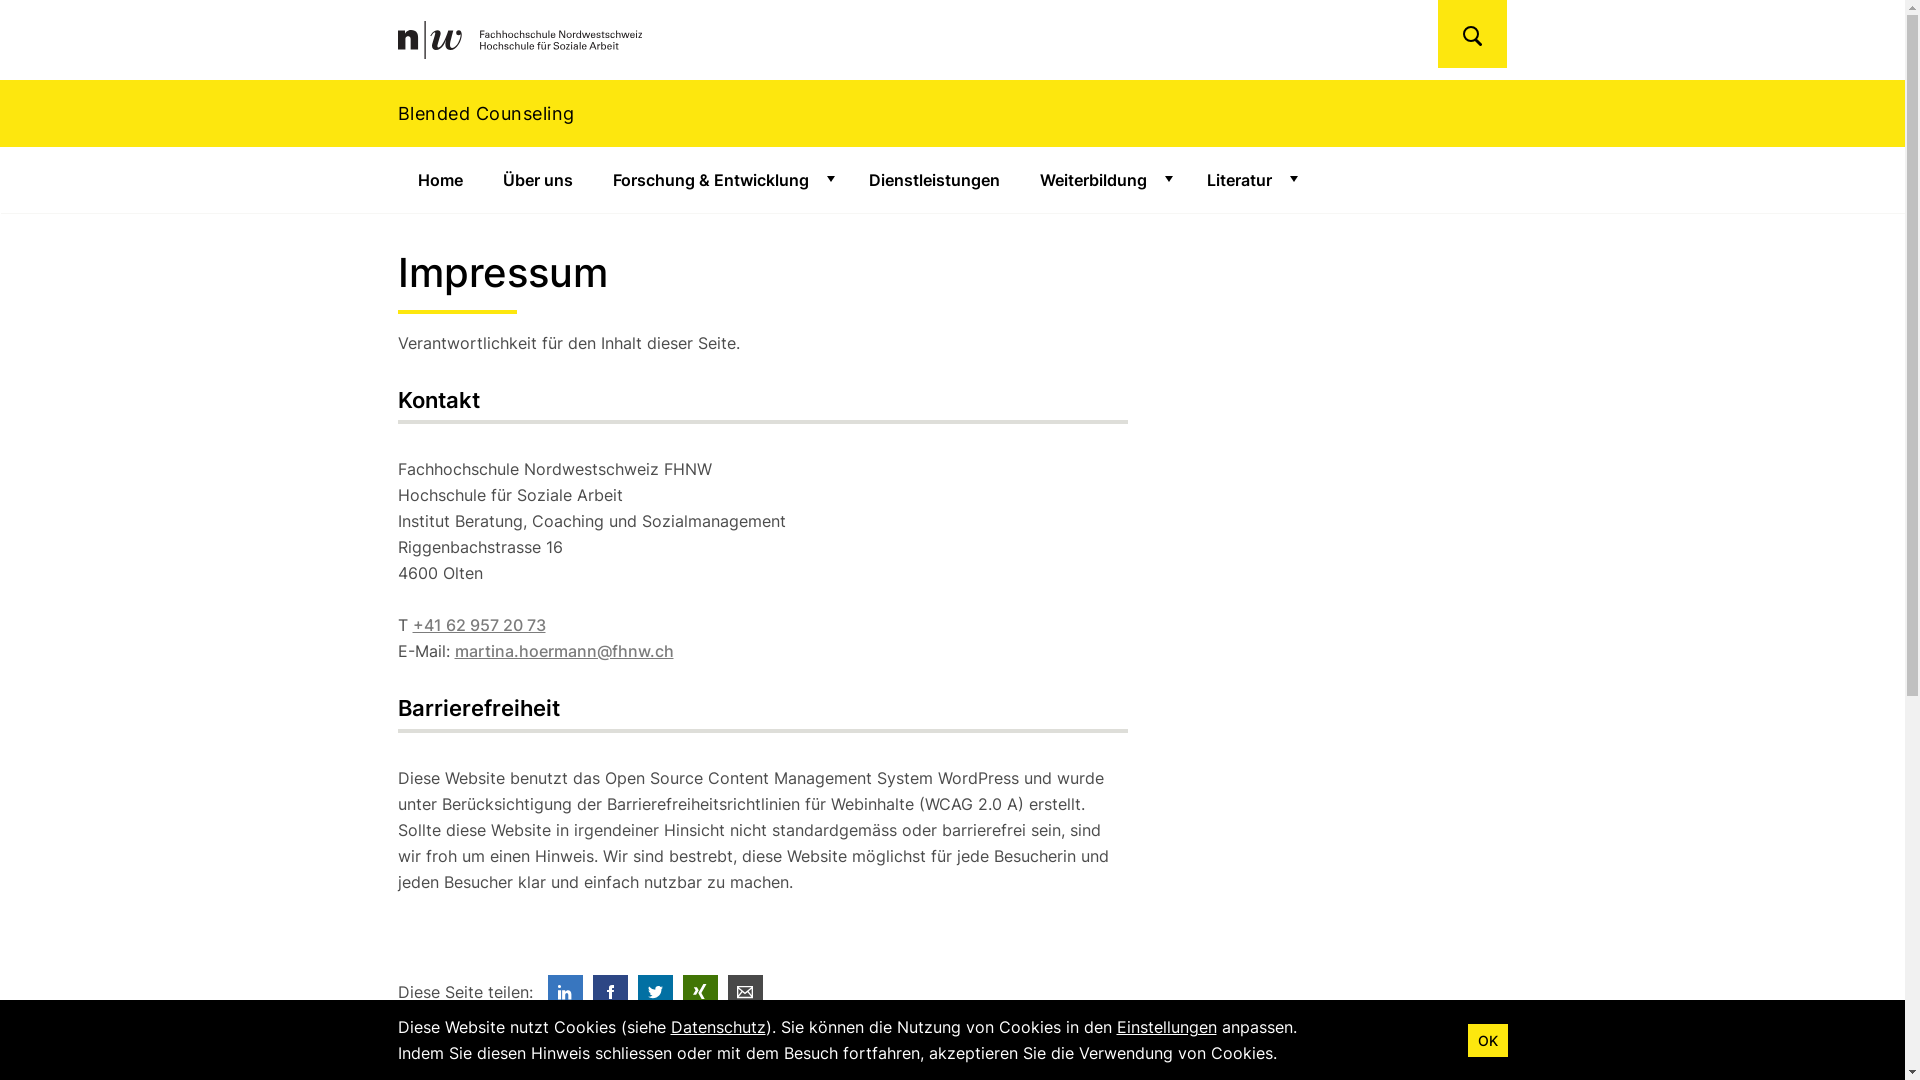 This screenshot has height=1080, width=1920. I want to click on 'Auf Facebook teilen', so click(608, 992).